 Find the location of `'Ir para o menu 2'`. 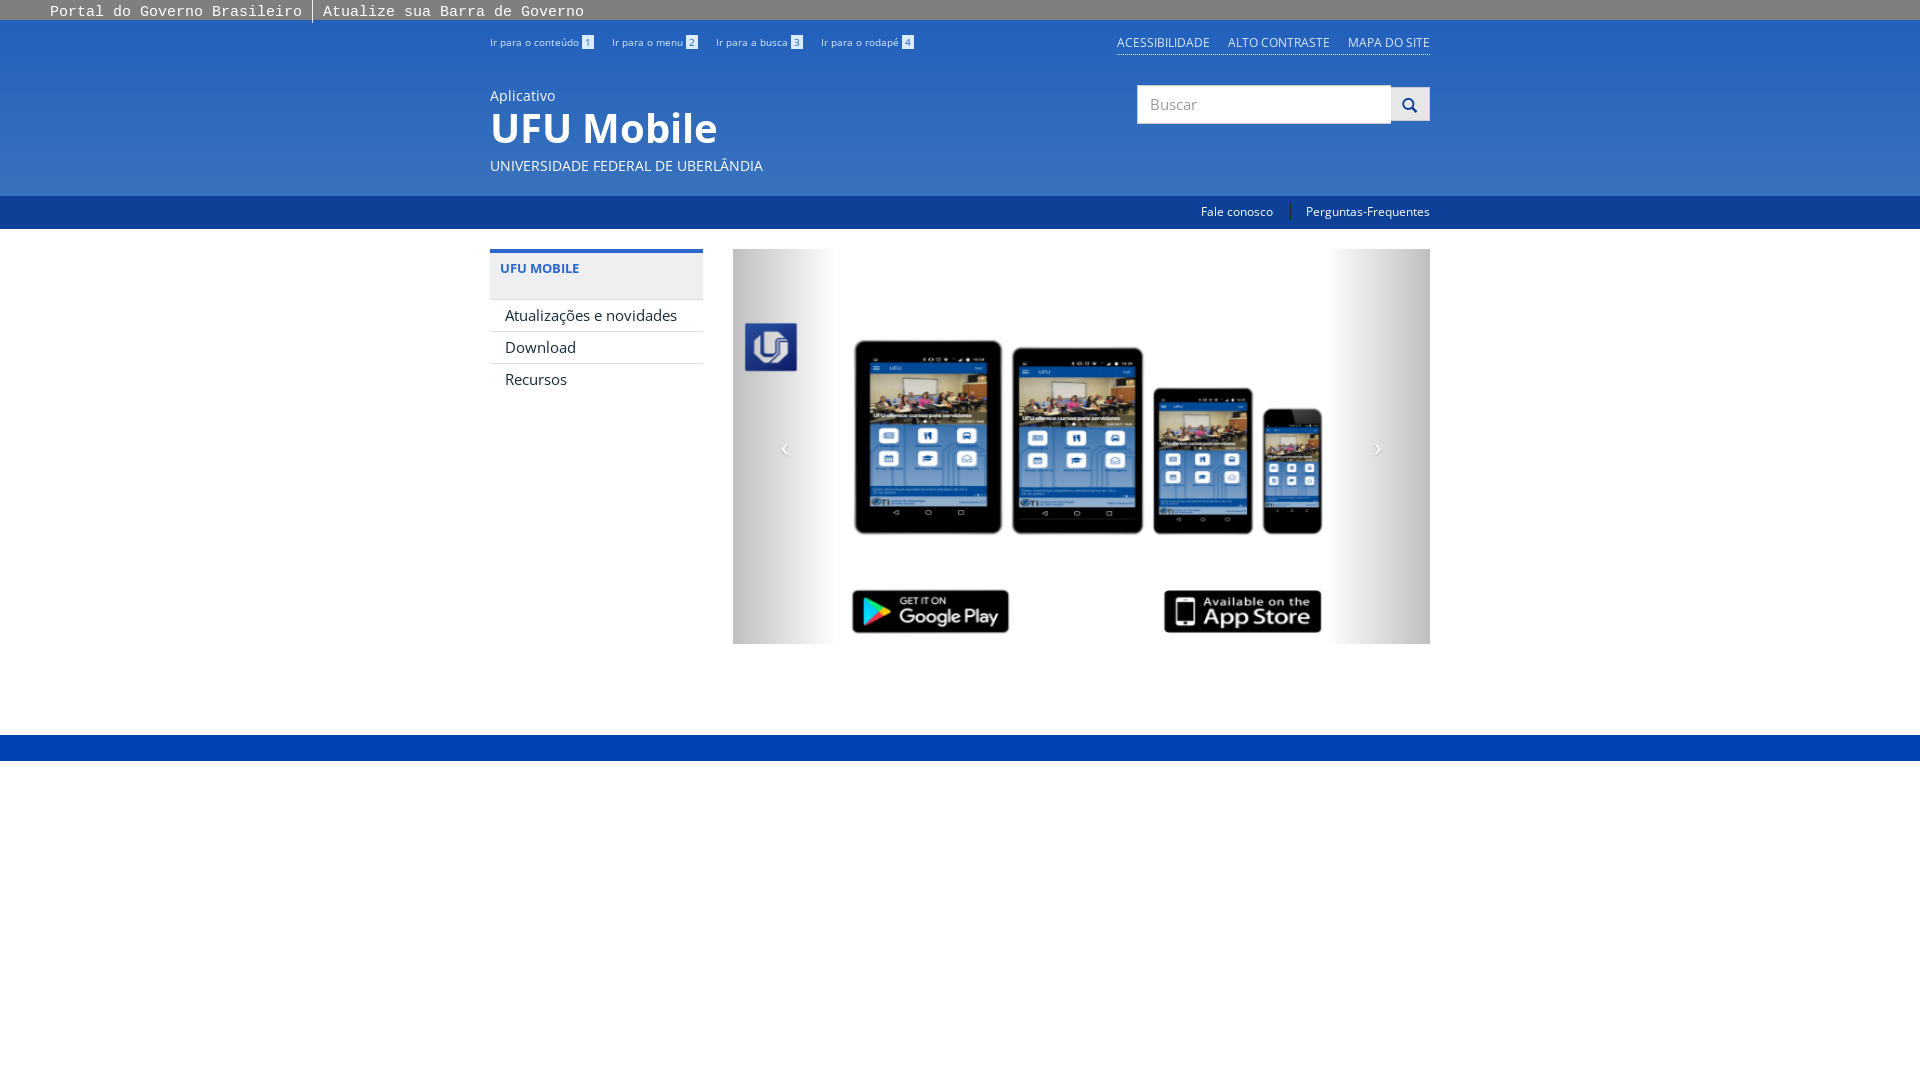

'Ir para o menu 2' is located at coordinates (610, 42).